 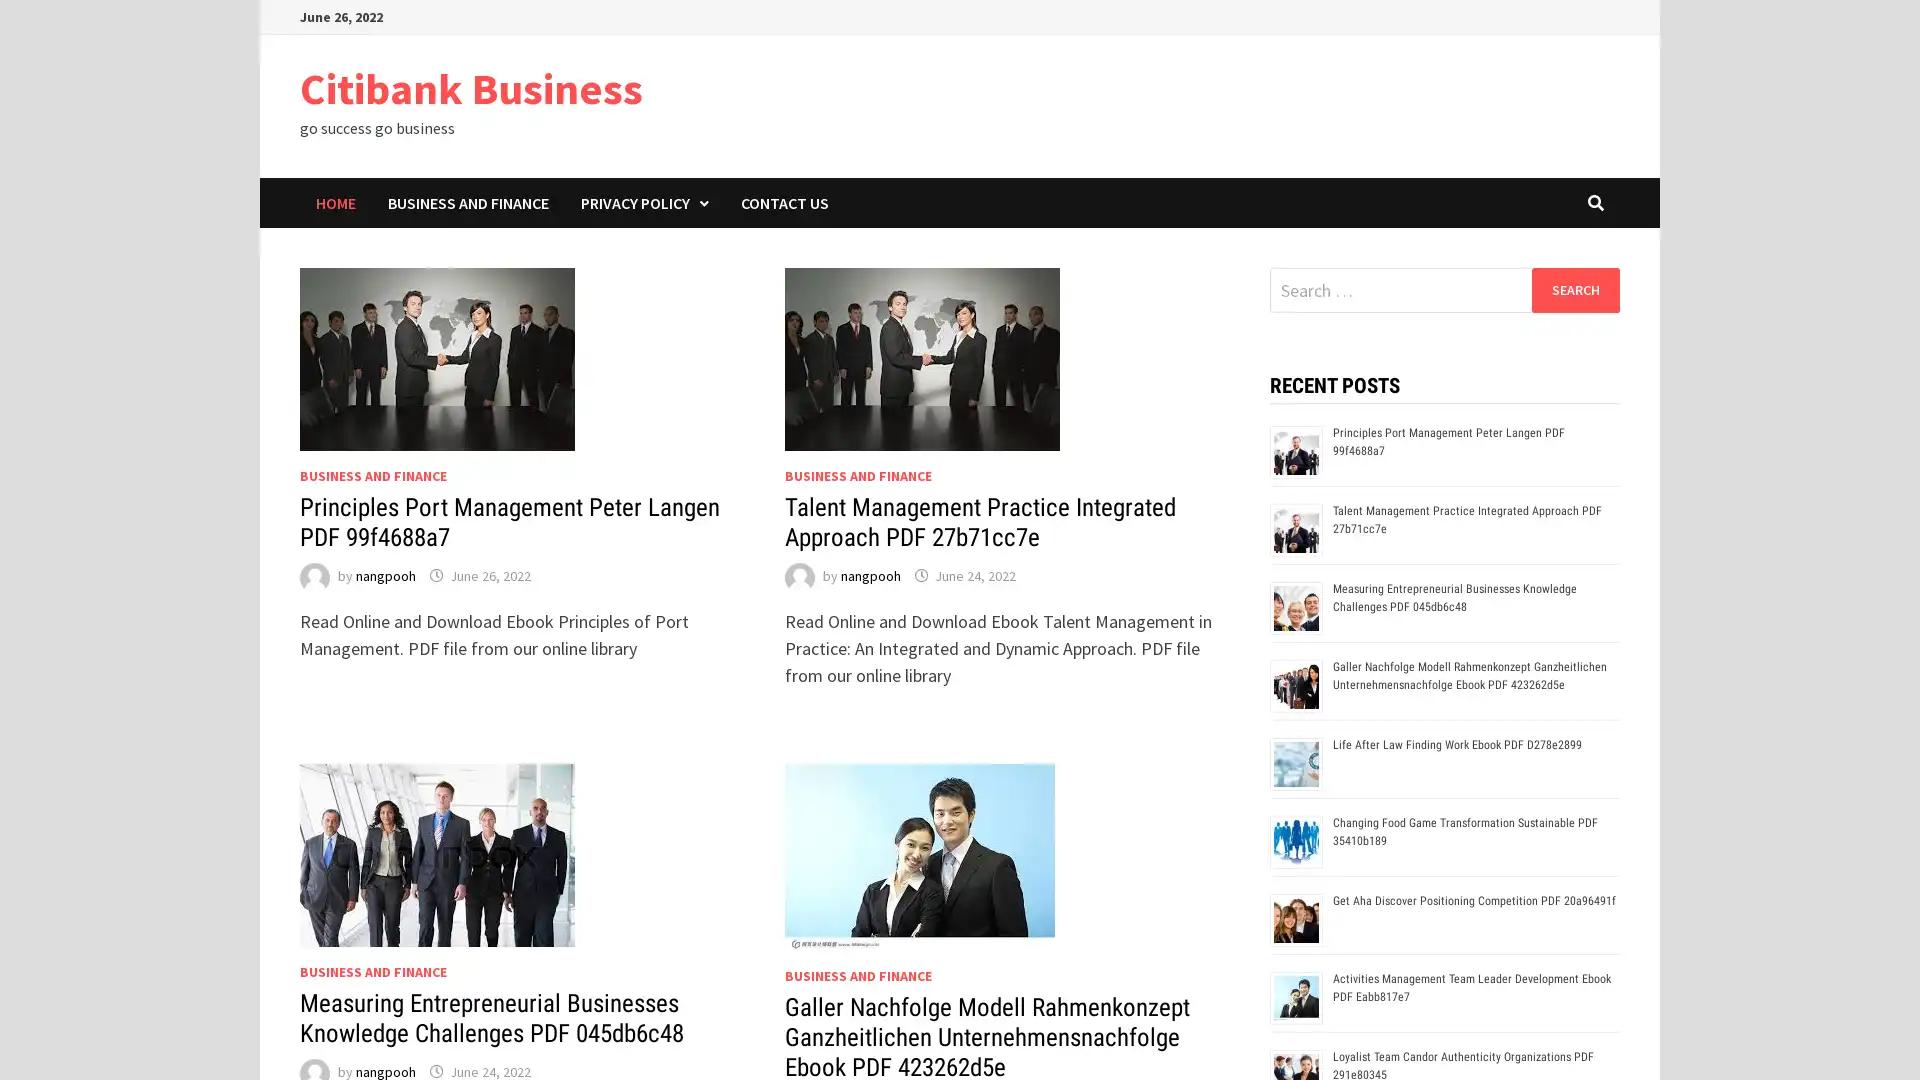 I want to click on Search, so click(x=1574, y=289).